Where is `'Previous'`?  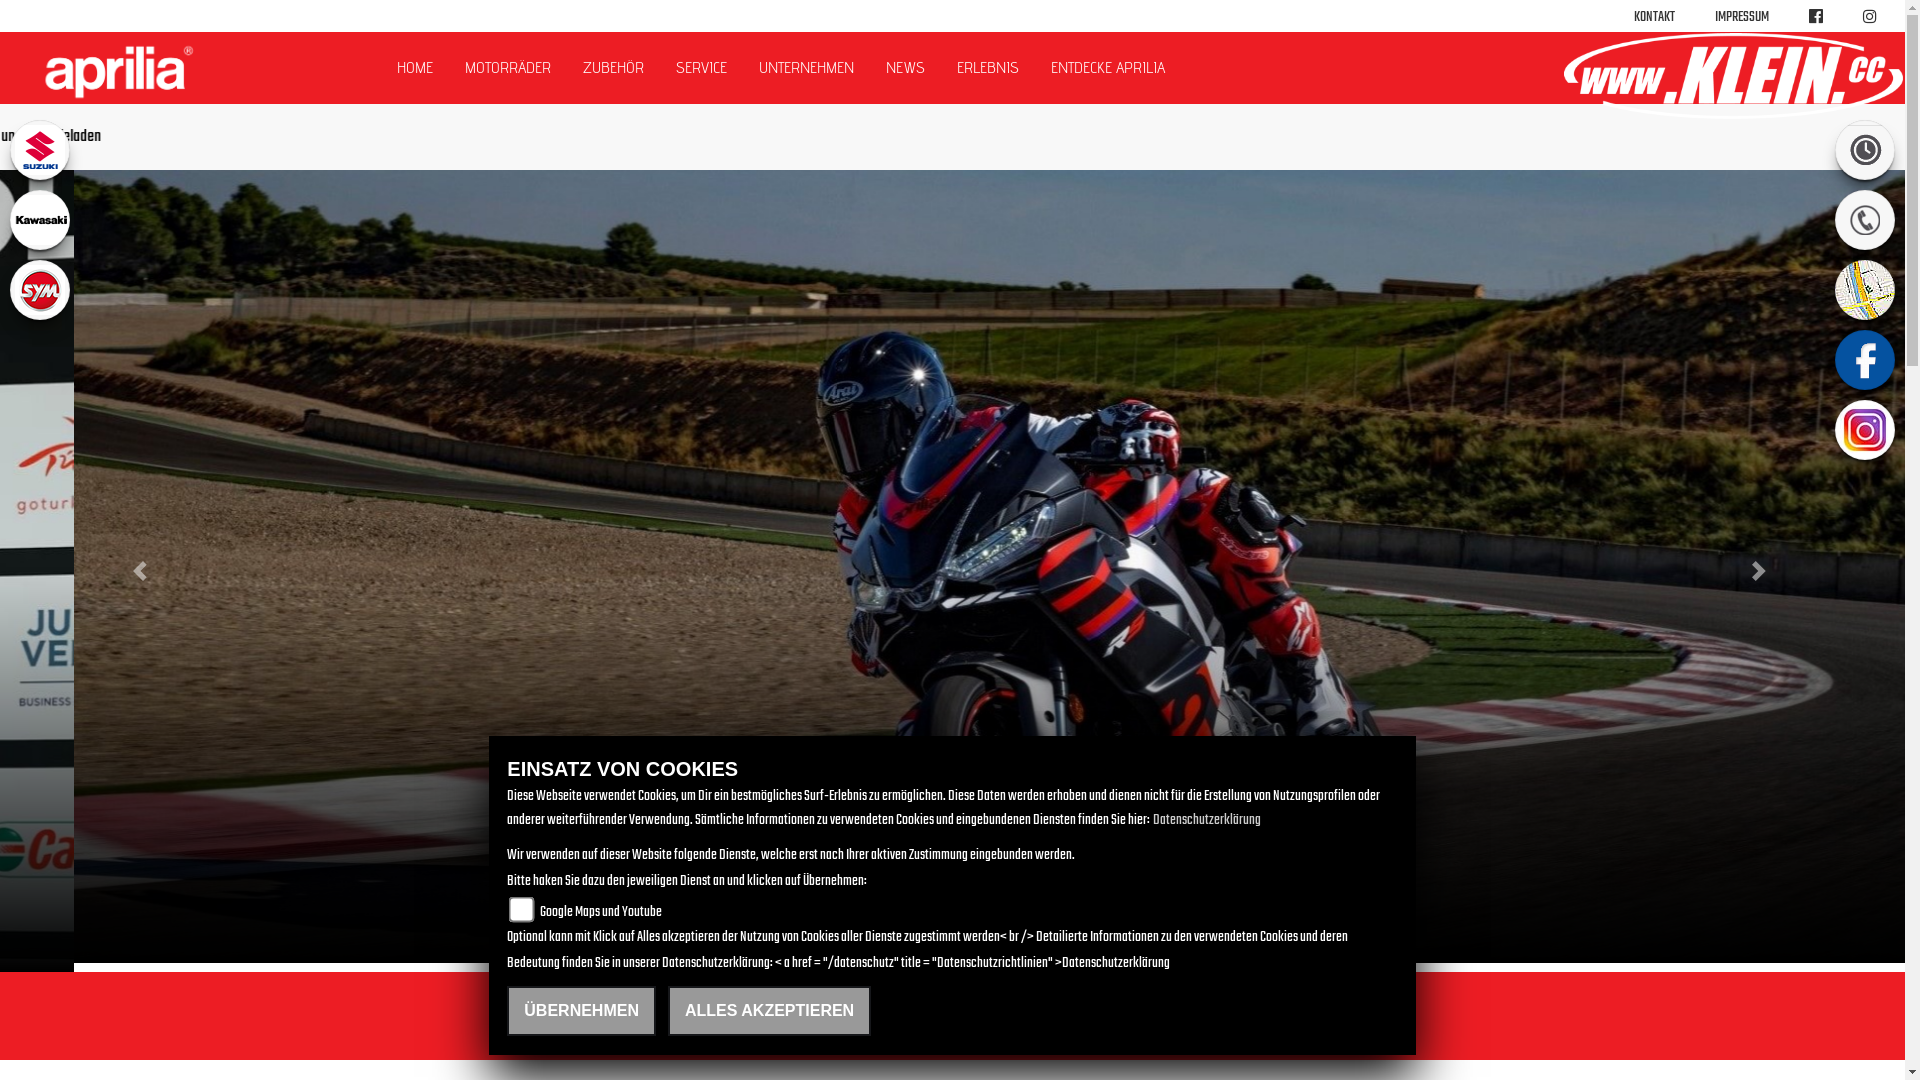 'Previous' is located at coordinates (142, 570).